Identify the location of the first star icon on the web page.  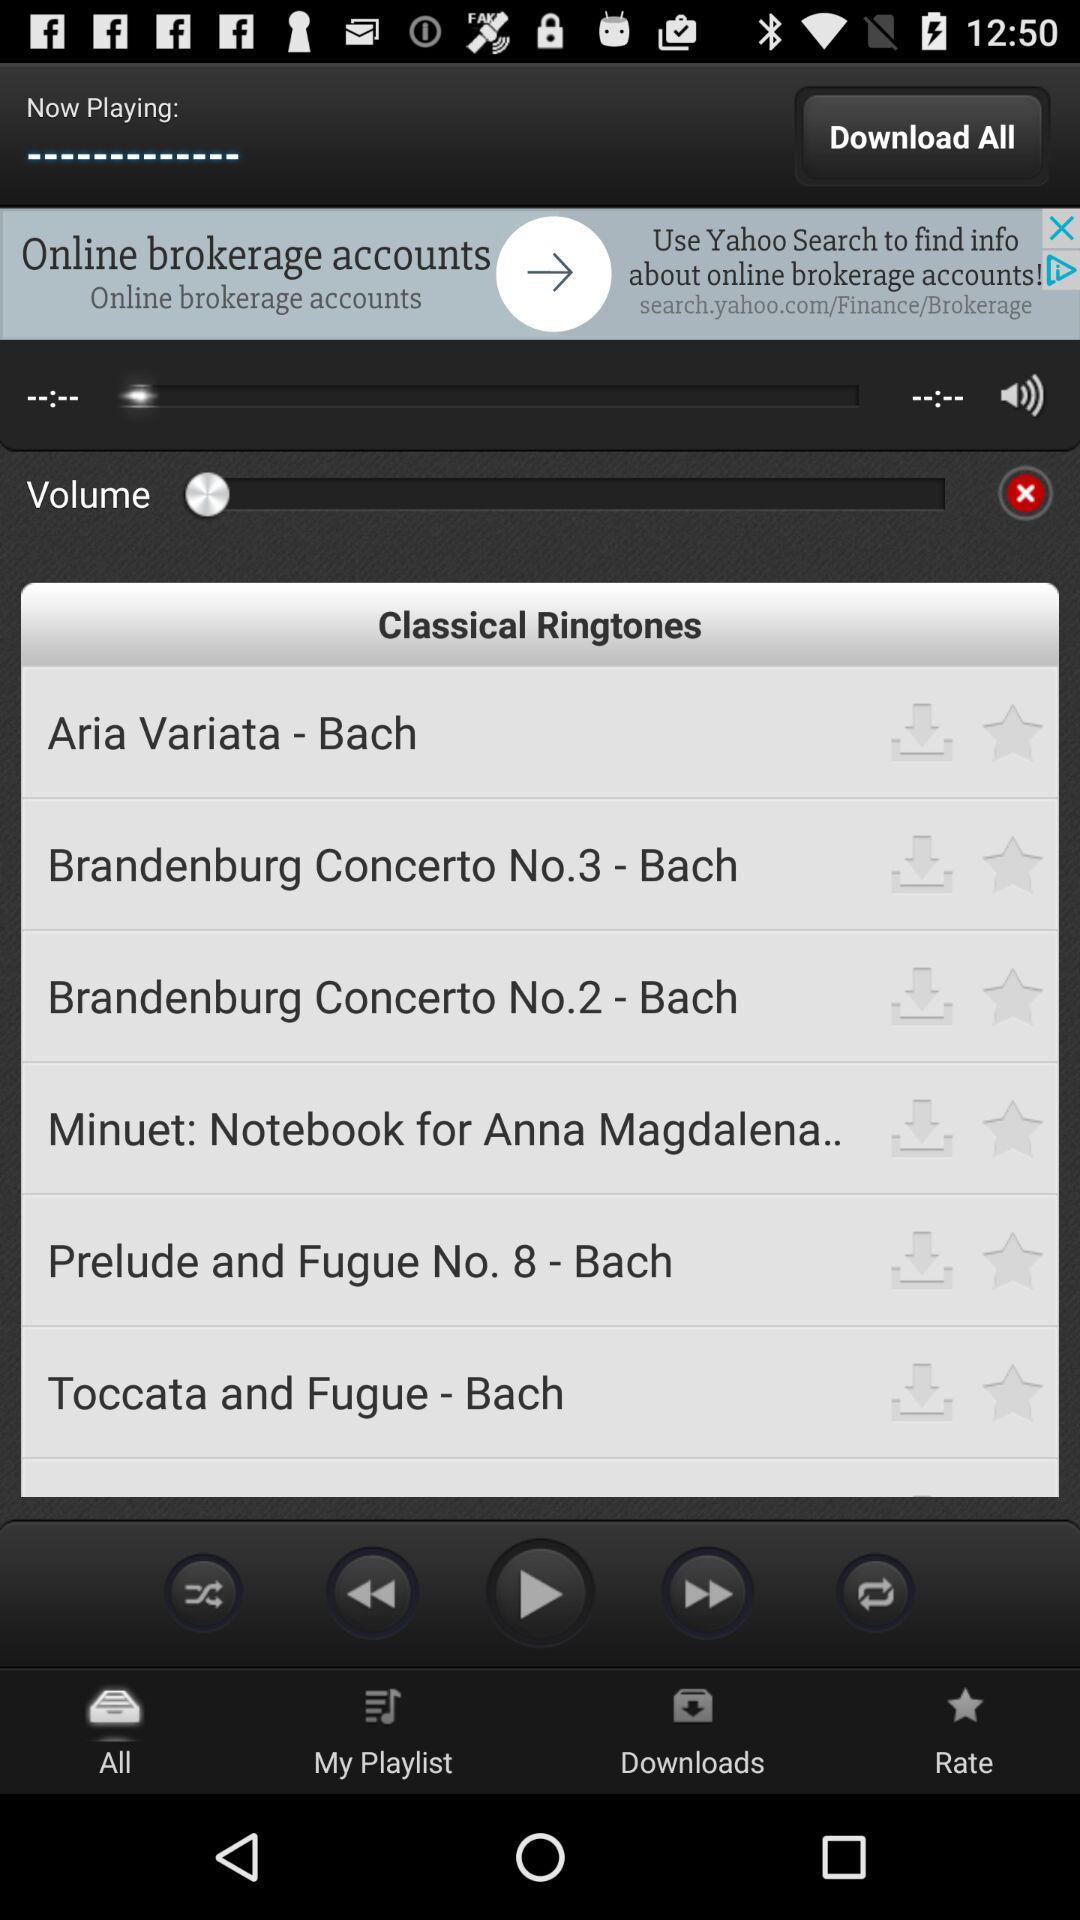
(1013, 730).